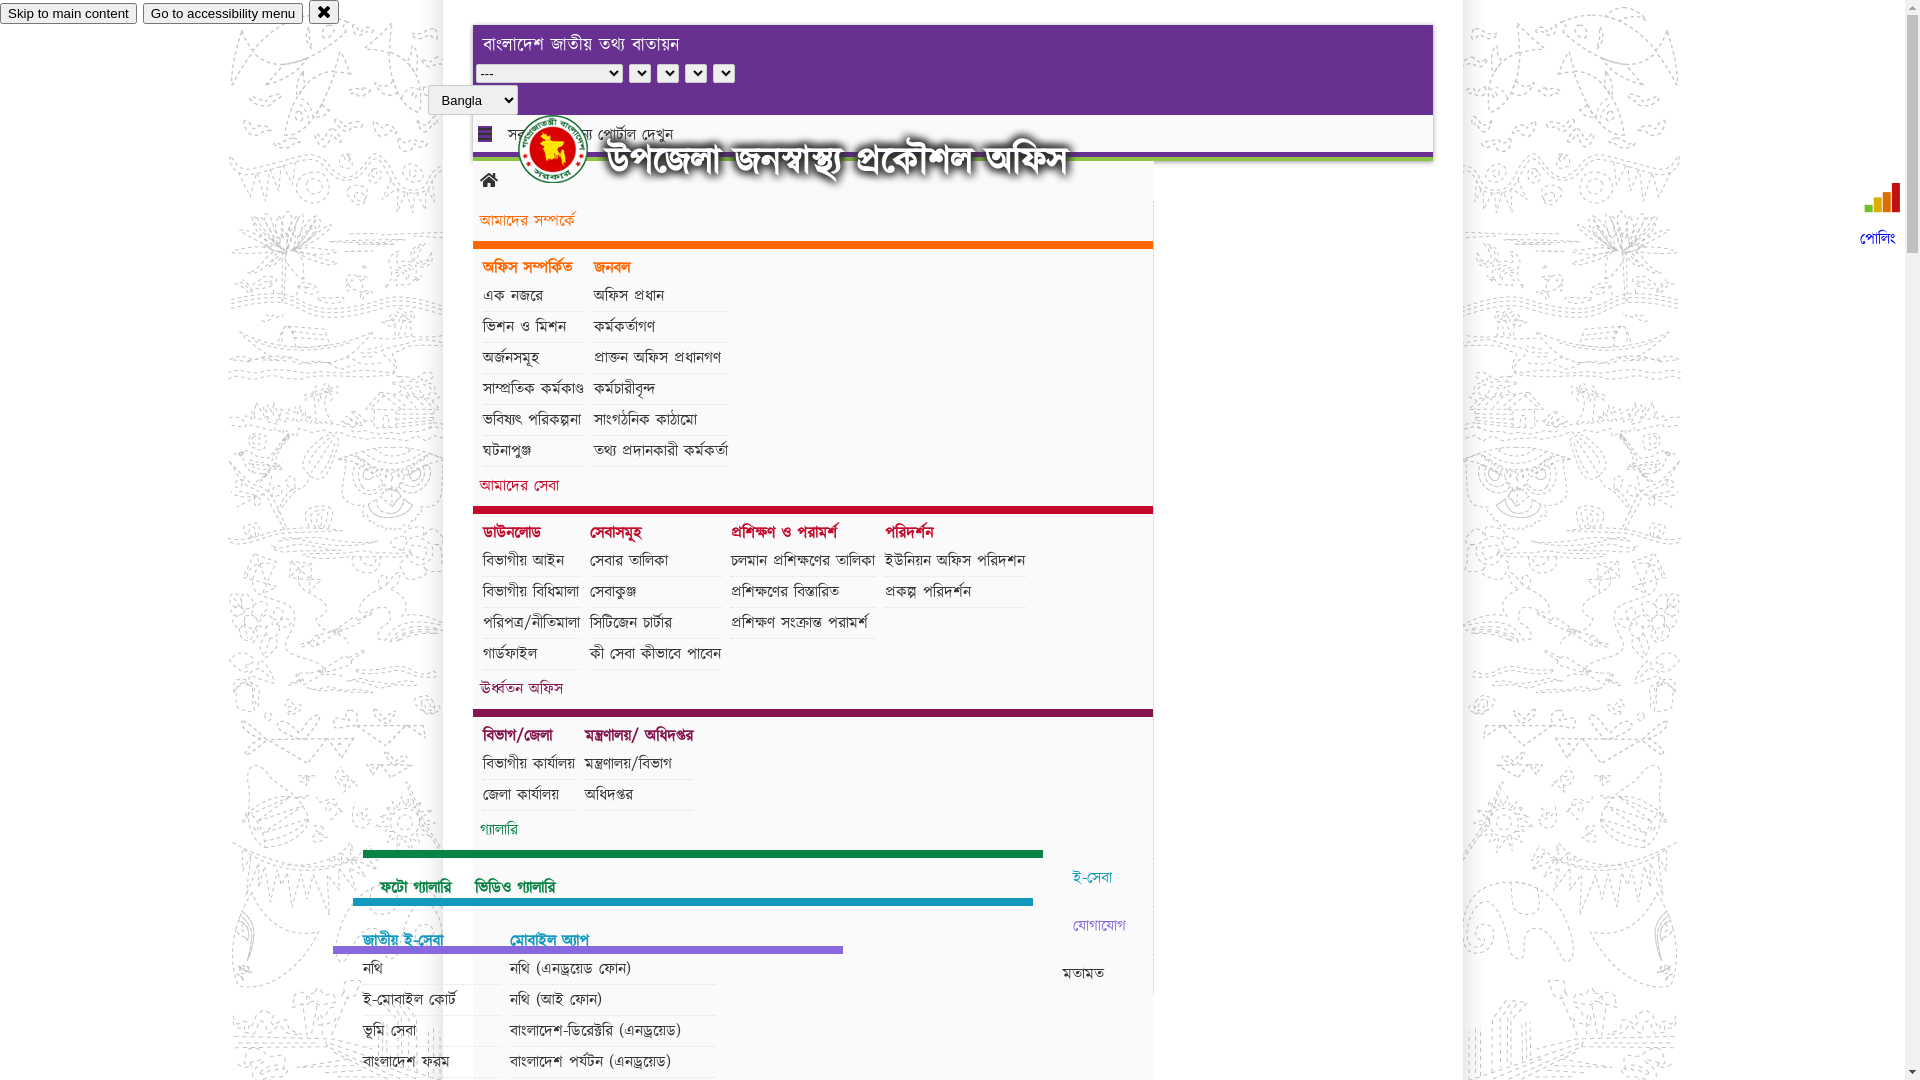 This screenshot has height=1080, width=1920. What do you see at coordinates (222, 13) in the screenshot?
I see `'Go to accessibility menu'` at bounding box center [222, 13].